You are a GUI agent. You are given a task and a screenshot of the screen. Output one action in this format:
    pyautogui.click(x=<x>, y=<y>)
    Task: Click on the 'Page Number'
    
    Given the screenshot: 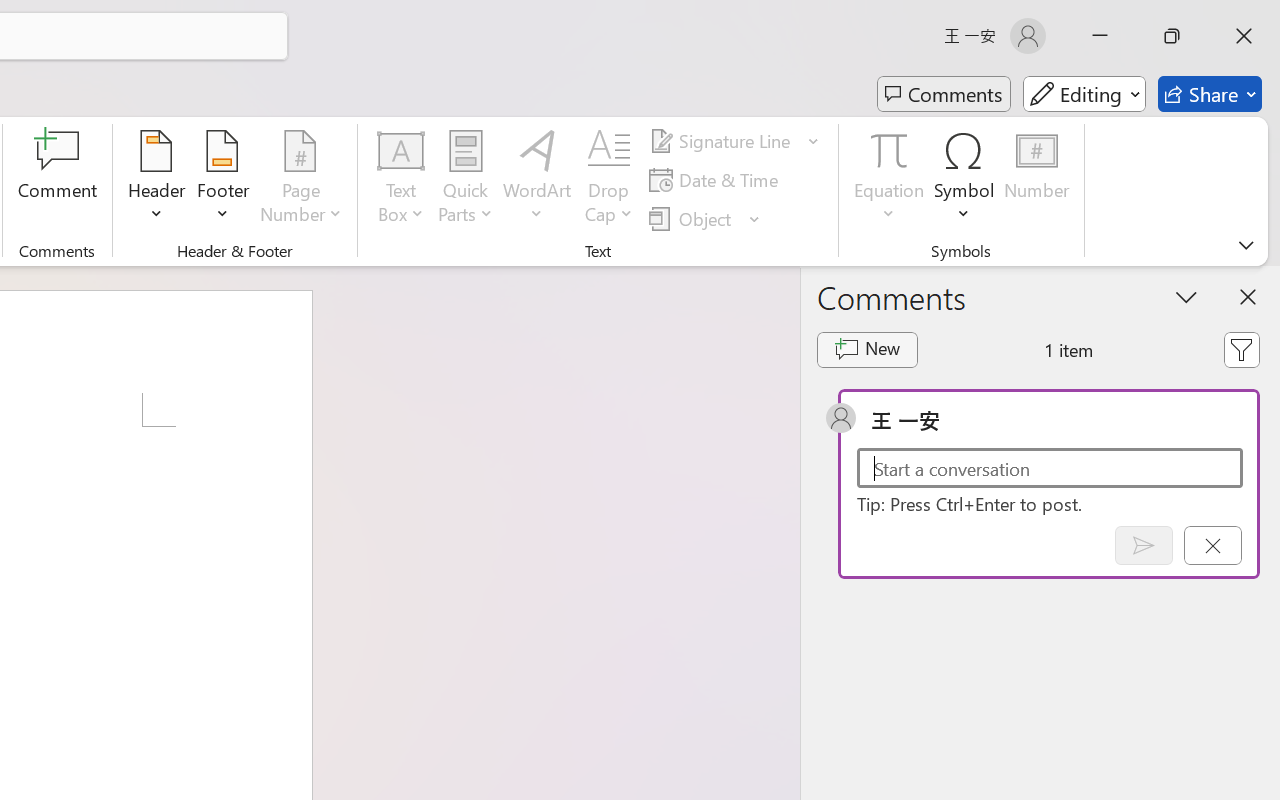 What is the action you would take?
    pyautogui.click(x=300, y=179)
    